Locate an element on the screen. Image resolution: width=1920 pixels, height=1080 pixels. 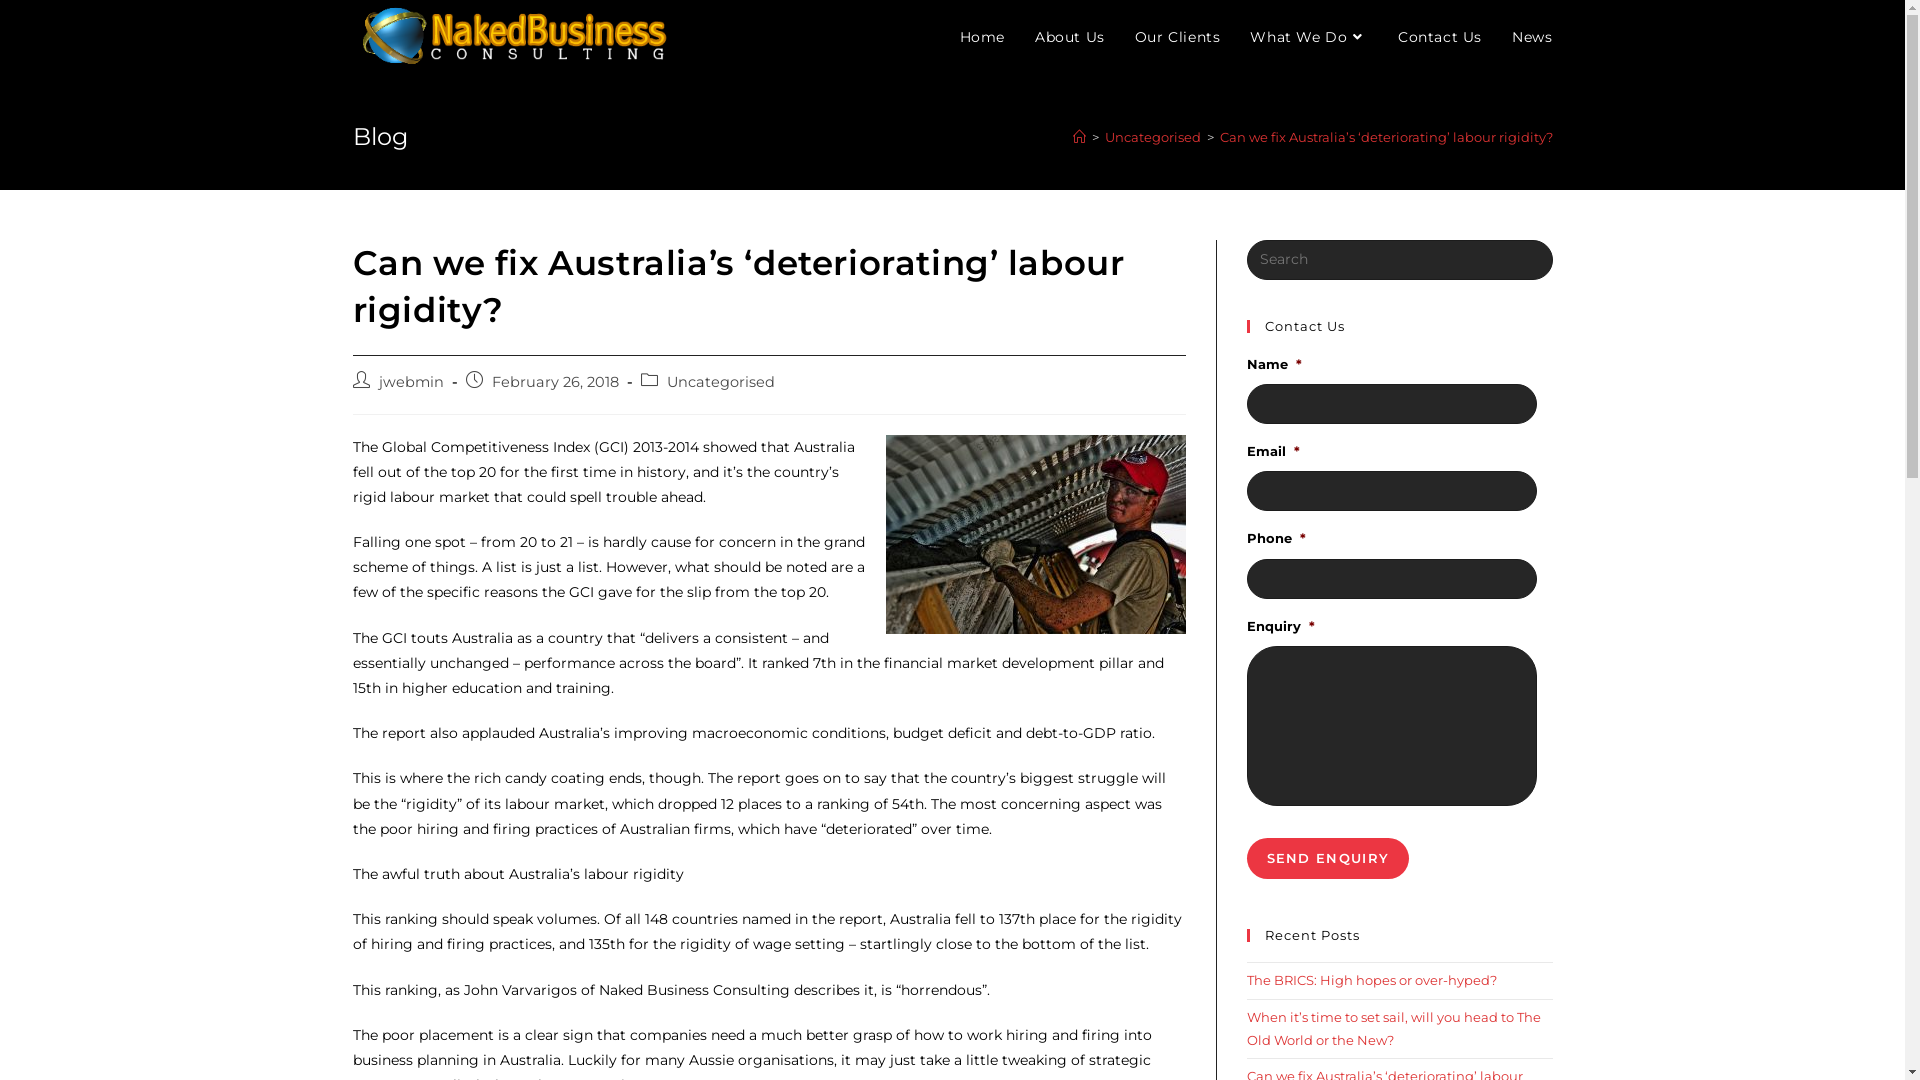
'News' is located at coordinates (1530, 37).